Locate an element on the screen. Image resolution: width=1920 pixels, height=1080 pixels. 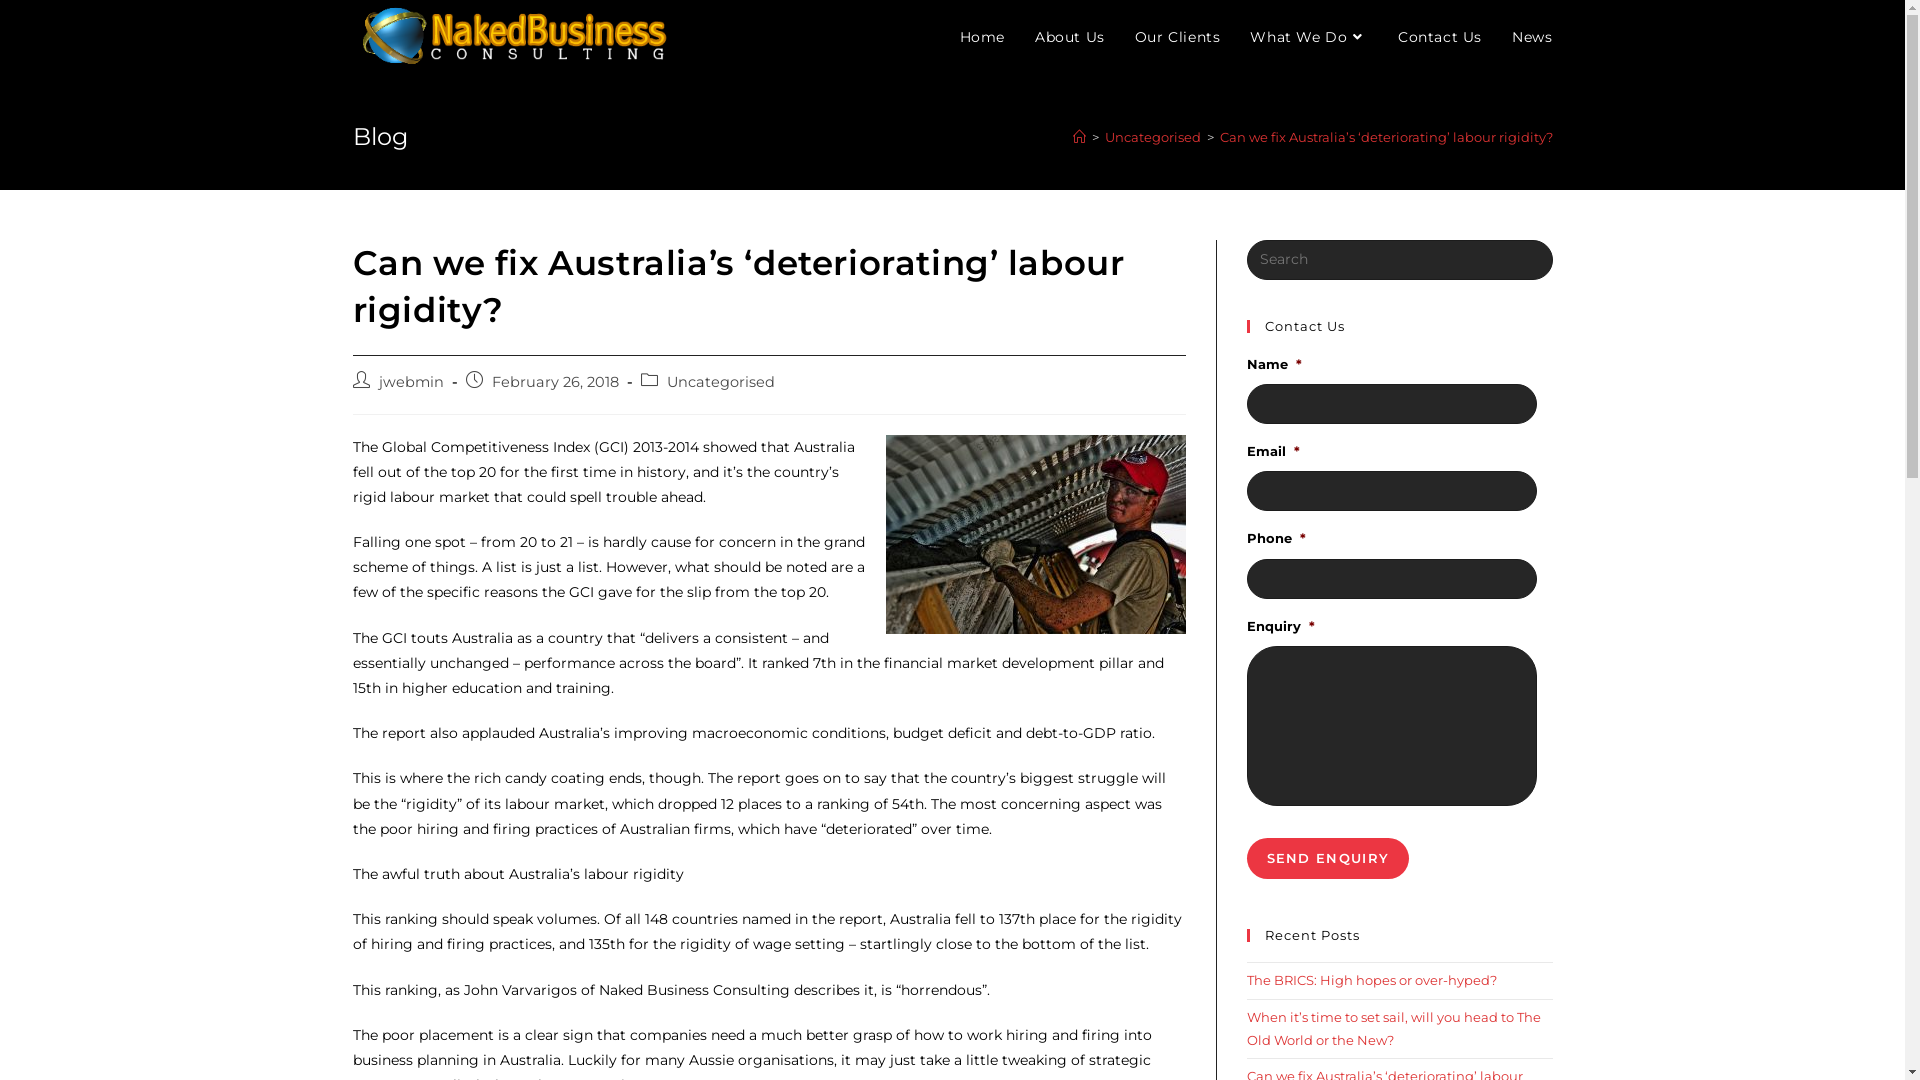
'News' is located at coordinates (1530, 37).